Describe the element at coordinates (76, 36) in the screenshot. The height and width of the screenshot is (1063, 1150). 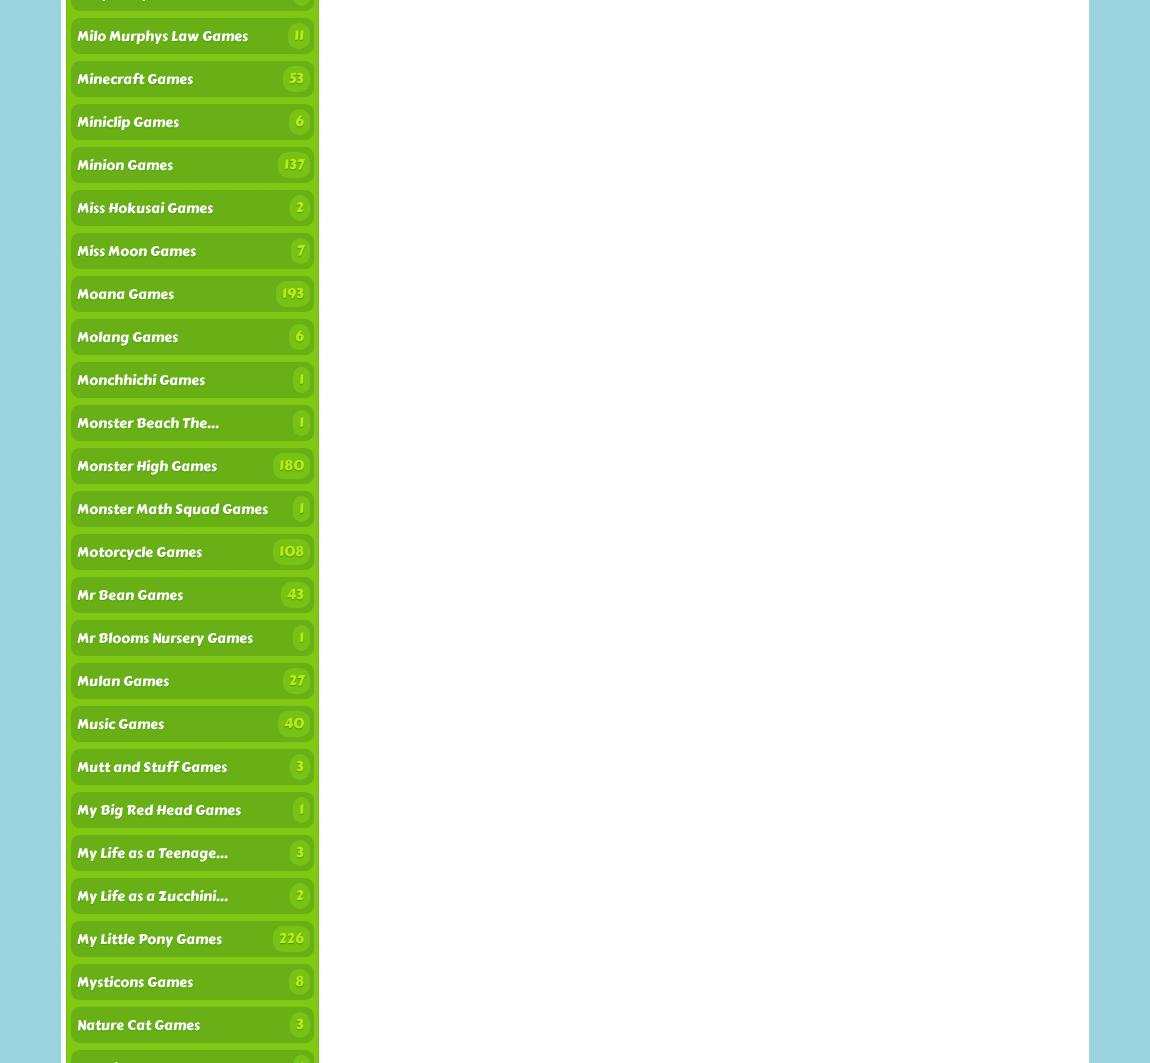
I see `'Milo Murphys Law Games'` at that location.